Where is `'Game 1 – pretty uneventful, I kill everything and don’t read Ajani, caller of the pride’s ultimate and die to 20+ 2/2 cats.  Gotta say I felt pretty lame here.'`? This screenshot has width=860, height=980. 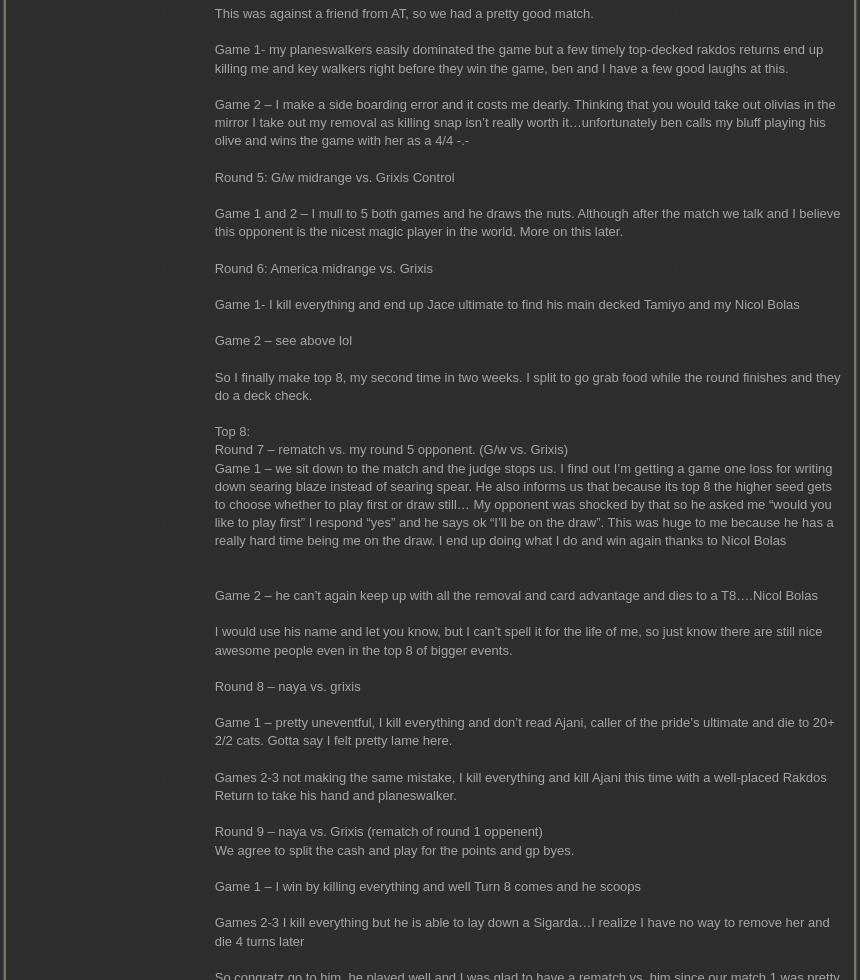 'Game 1 – pretty uneventful, I kill everything and don’t read Ajani, caller of the pride’s ultimate and die to 20+ 2/2 cats.  Gotta say I felt pretty lame here.' is located at coordinates (522, 731).